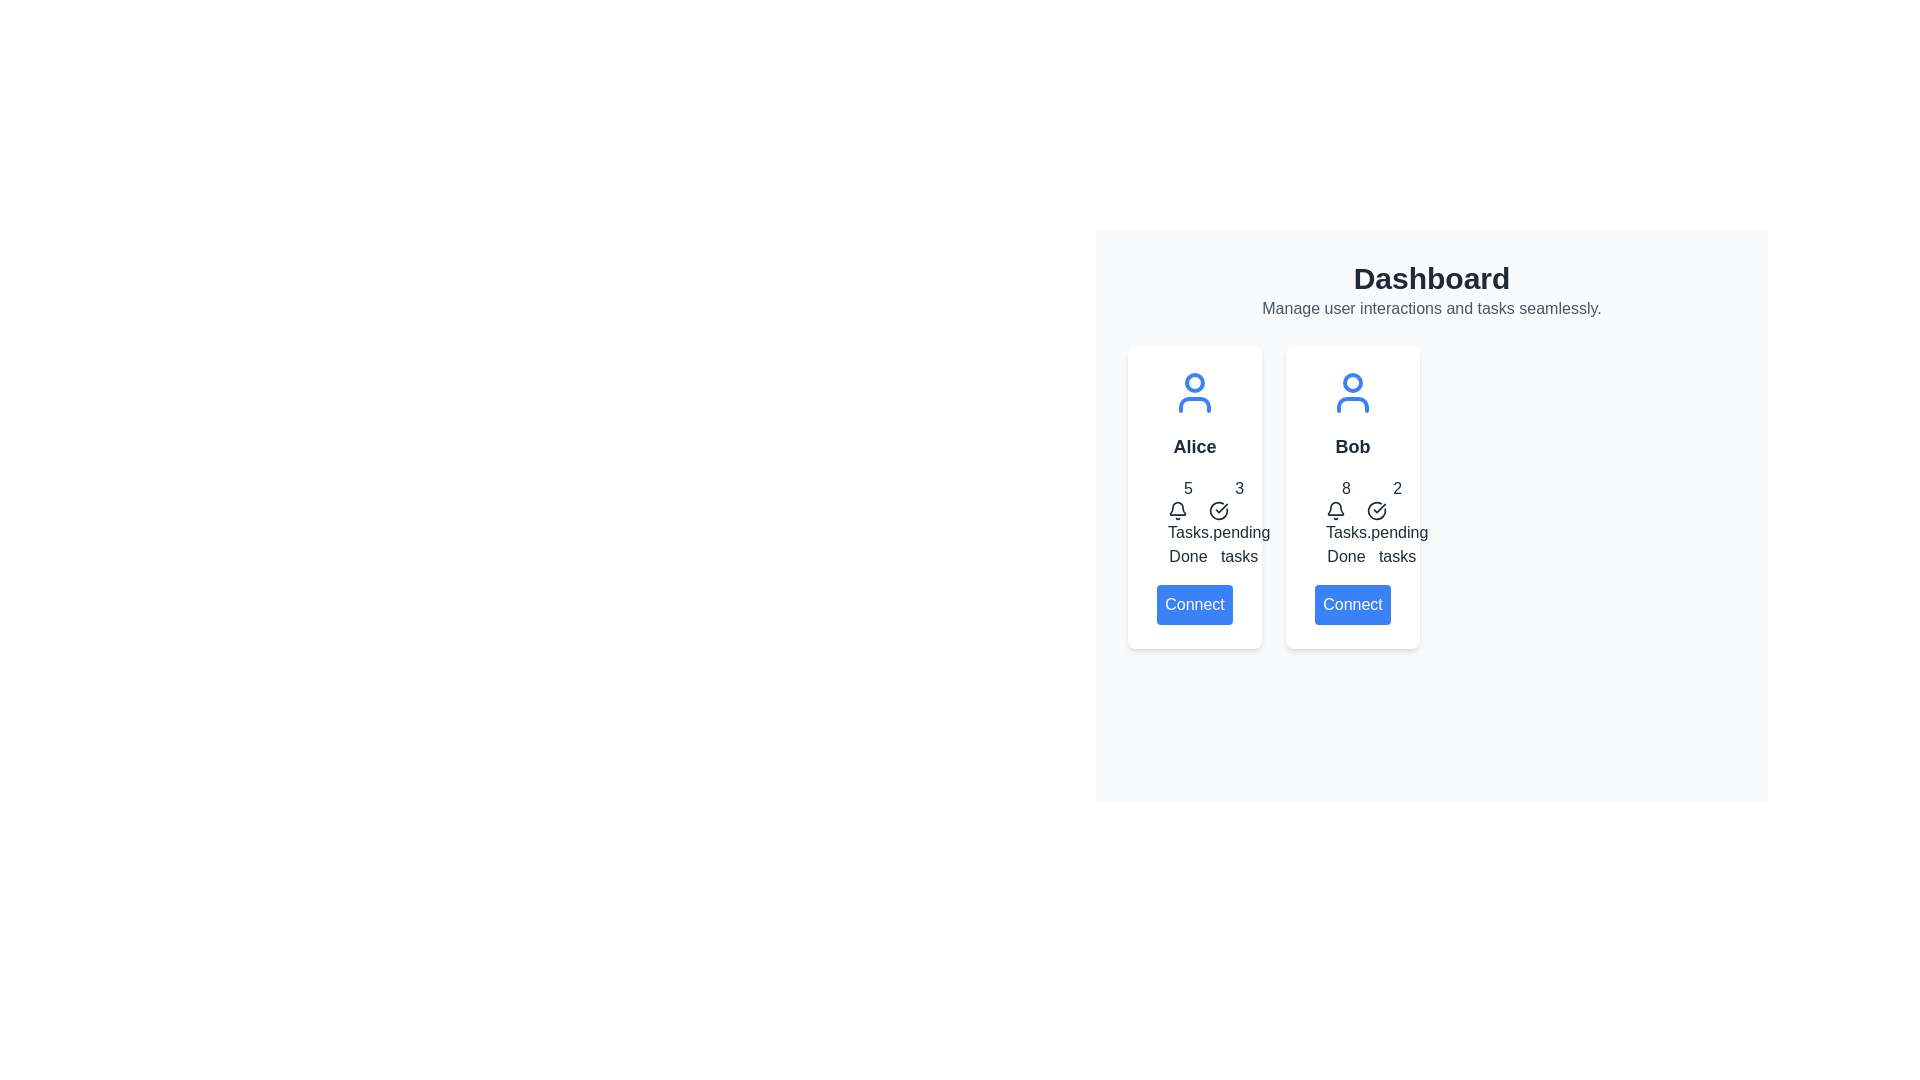 Image resolution: width=1920 pixels, height=1080 pixels. I want to click on the bell icon, which is a minimalistic outline design used to represent notifications and is positioned adjacent to a notification count, so click(1335, 507).